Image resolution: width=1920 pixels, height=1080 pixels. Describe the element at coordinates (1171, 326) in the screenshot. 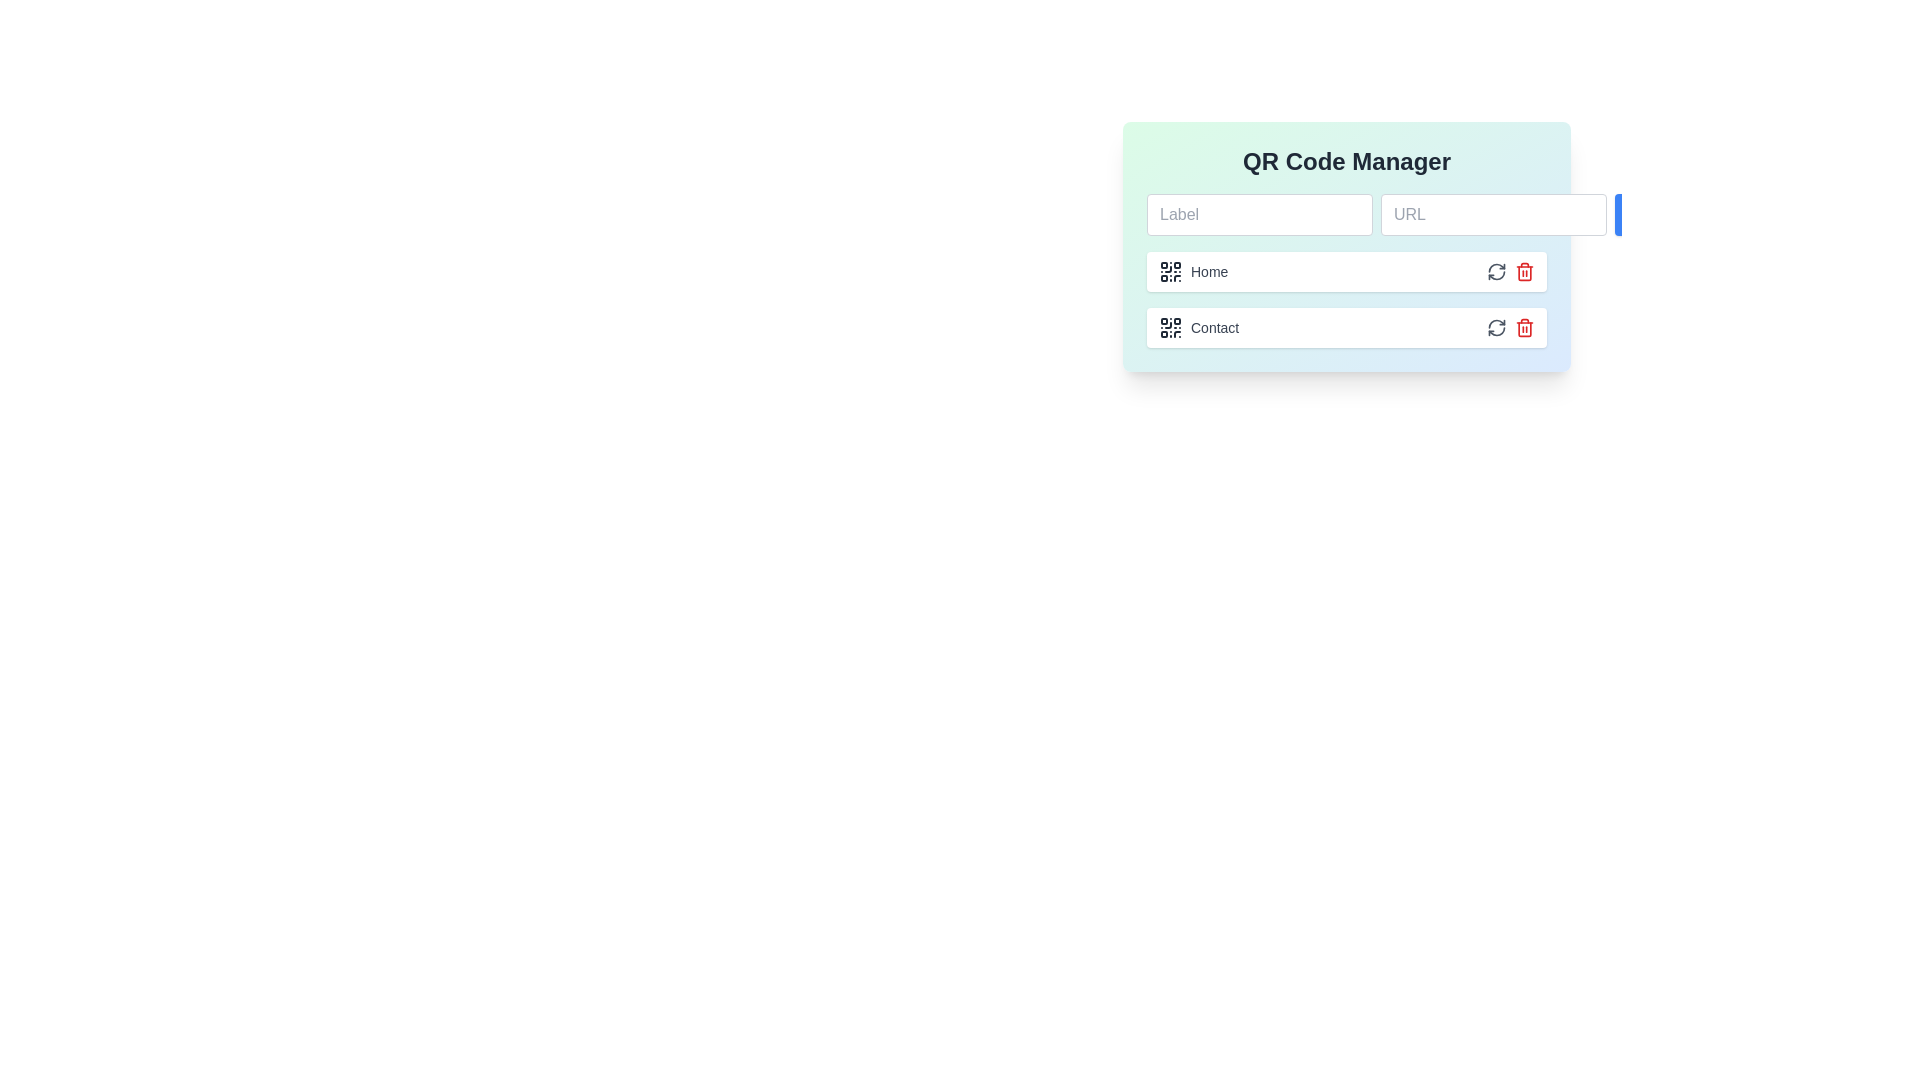

I see `properties of the QR code icon representing the 'Contact' entry in the 'QR Code Manager' panel` at that location.